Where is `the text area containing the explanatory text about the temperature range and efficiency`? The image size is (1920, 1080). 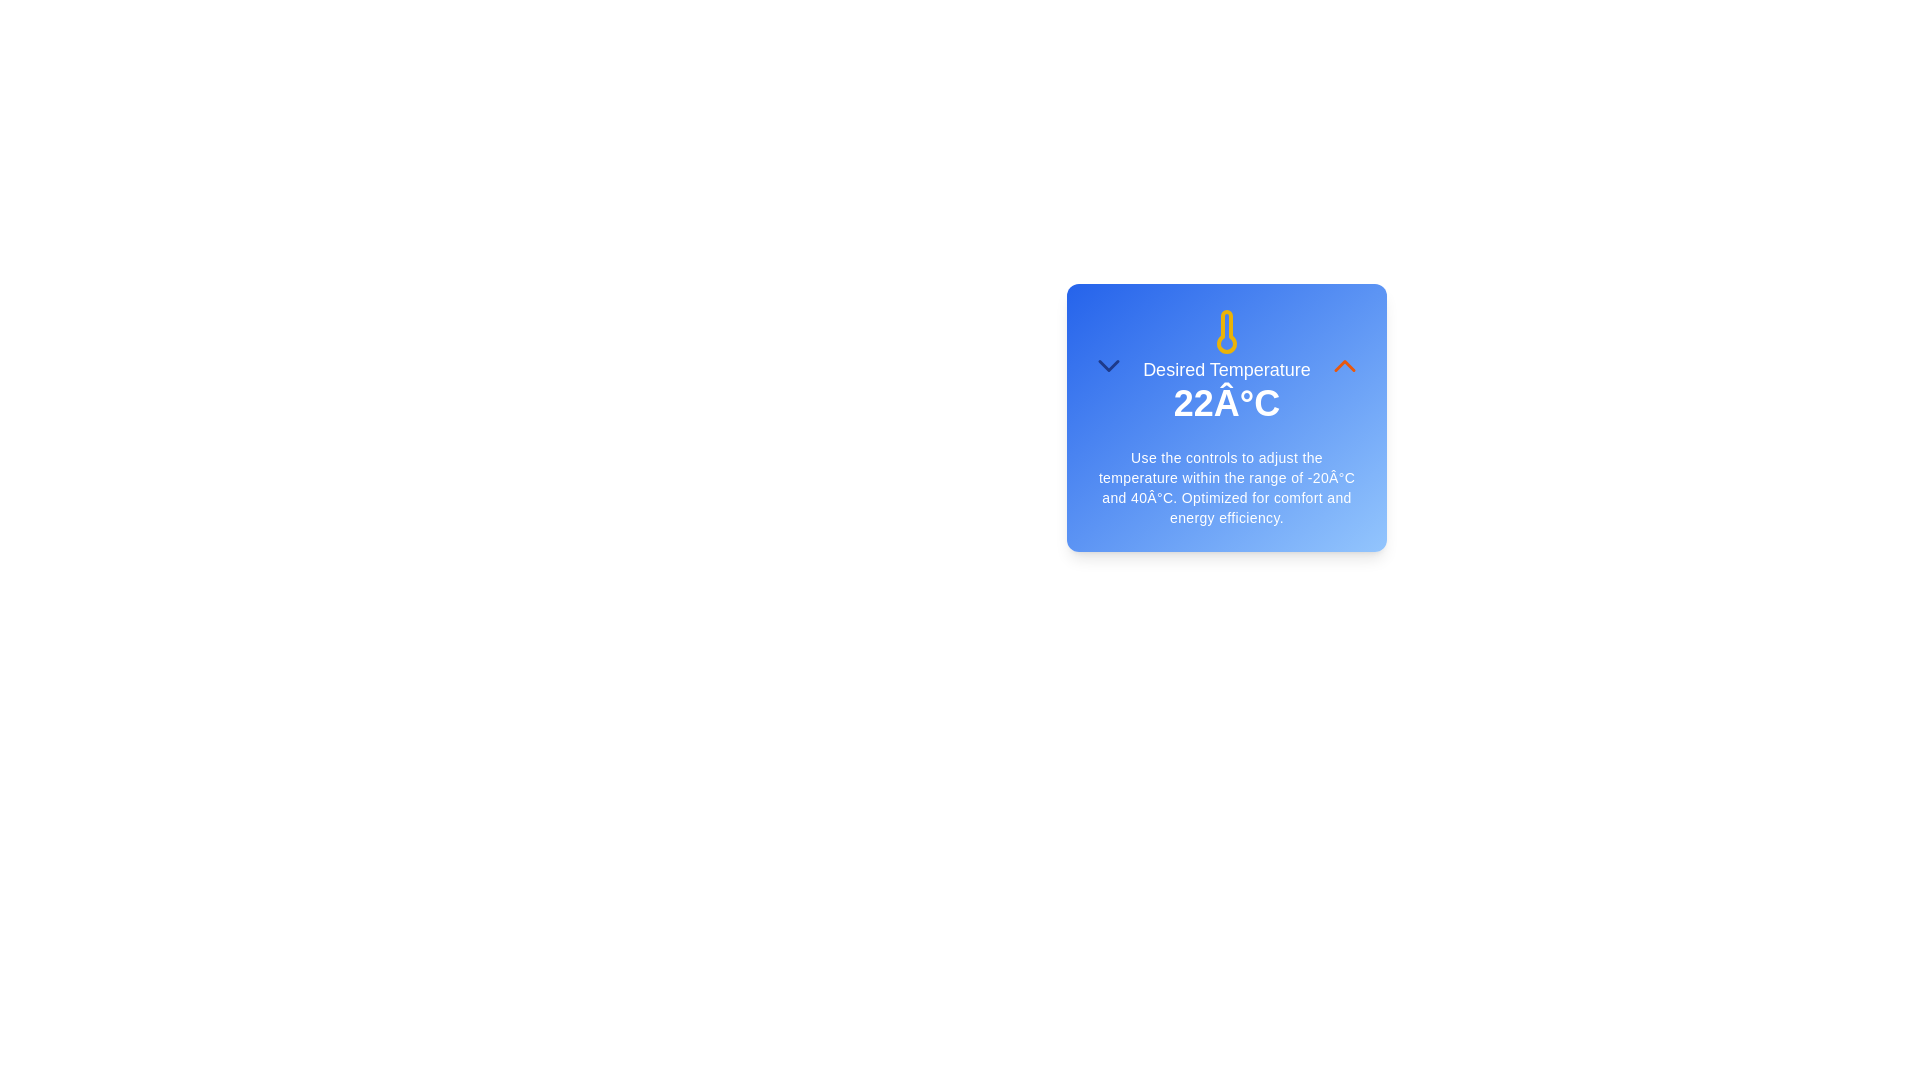
the text area containing the explanatory text about the temperature range and efficiency is located at coordinates (1226, 488).